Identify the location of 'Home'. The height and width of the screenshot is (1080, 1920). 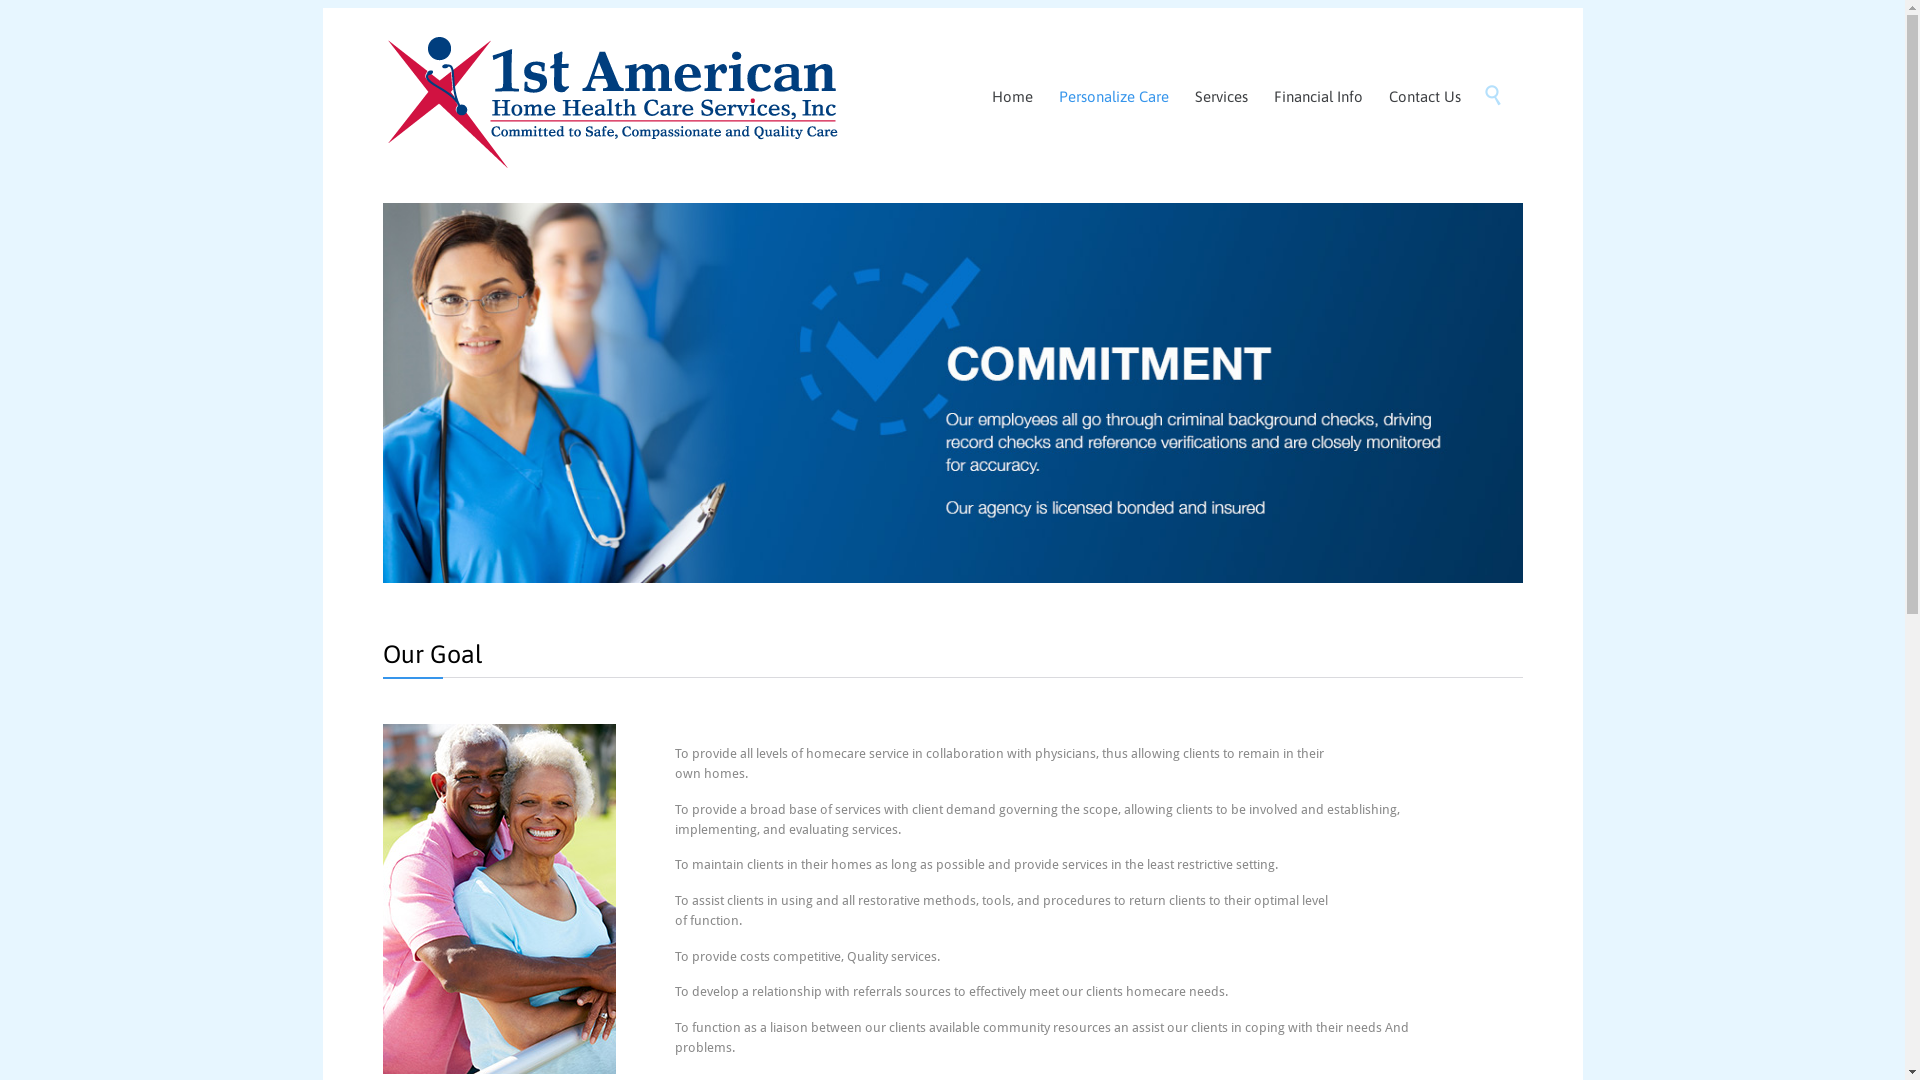
(1011, 97).